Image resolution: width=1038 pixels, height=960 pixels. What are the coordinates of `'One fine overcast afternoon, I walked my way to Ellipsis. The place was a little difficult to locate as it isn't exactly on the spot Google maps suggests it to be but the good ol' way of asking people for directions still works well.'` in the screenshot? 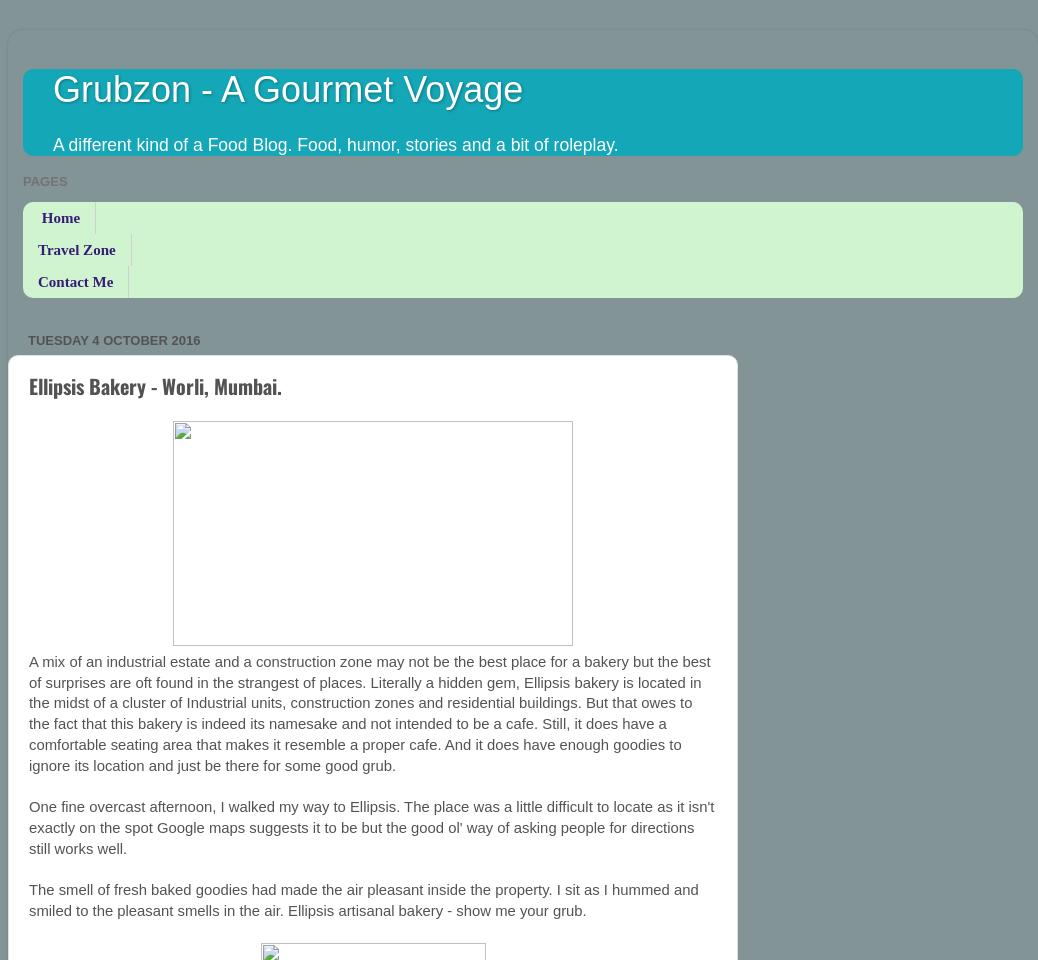 It's located at (371, 827).